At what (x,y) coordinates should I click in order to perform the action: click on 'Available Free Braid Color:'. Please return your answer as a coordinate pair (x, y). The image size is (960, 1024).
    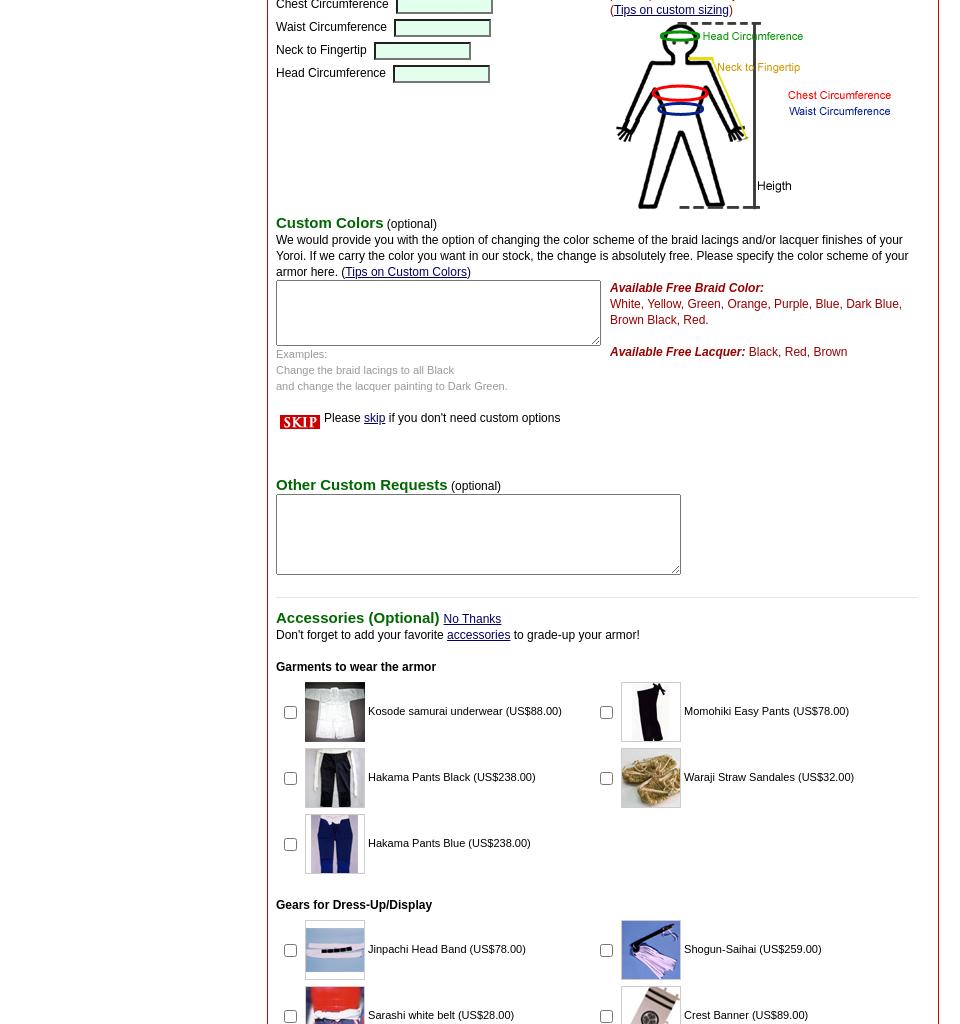
    Looking at the image, I should click on (686, 287).